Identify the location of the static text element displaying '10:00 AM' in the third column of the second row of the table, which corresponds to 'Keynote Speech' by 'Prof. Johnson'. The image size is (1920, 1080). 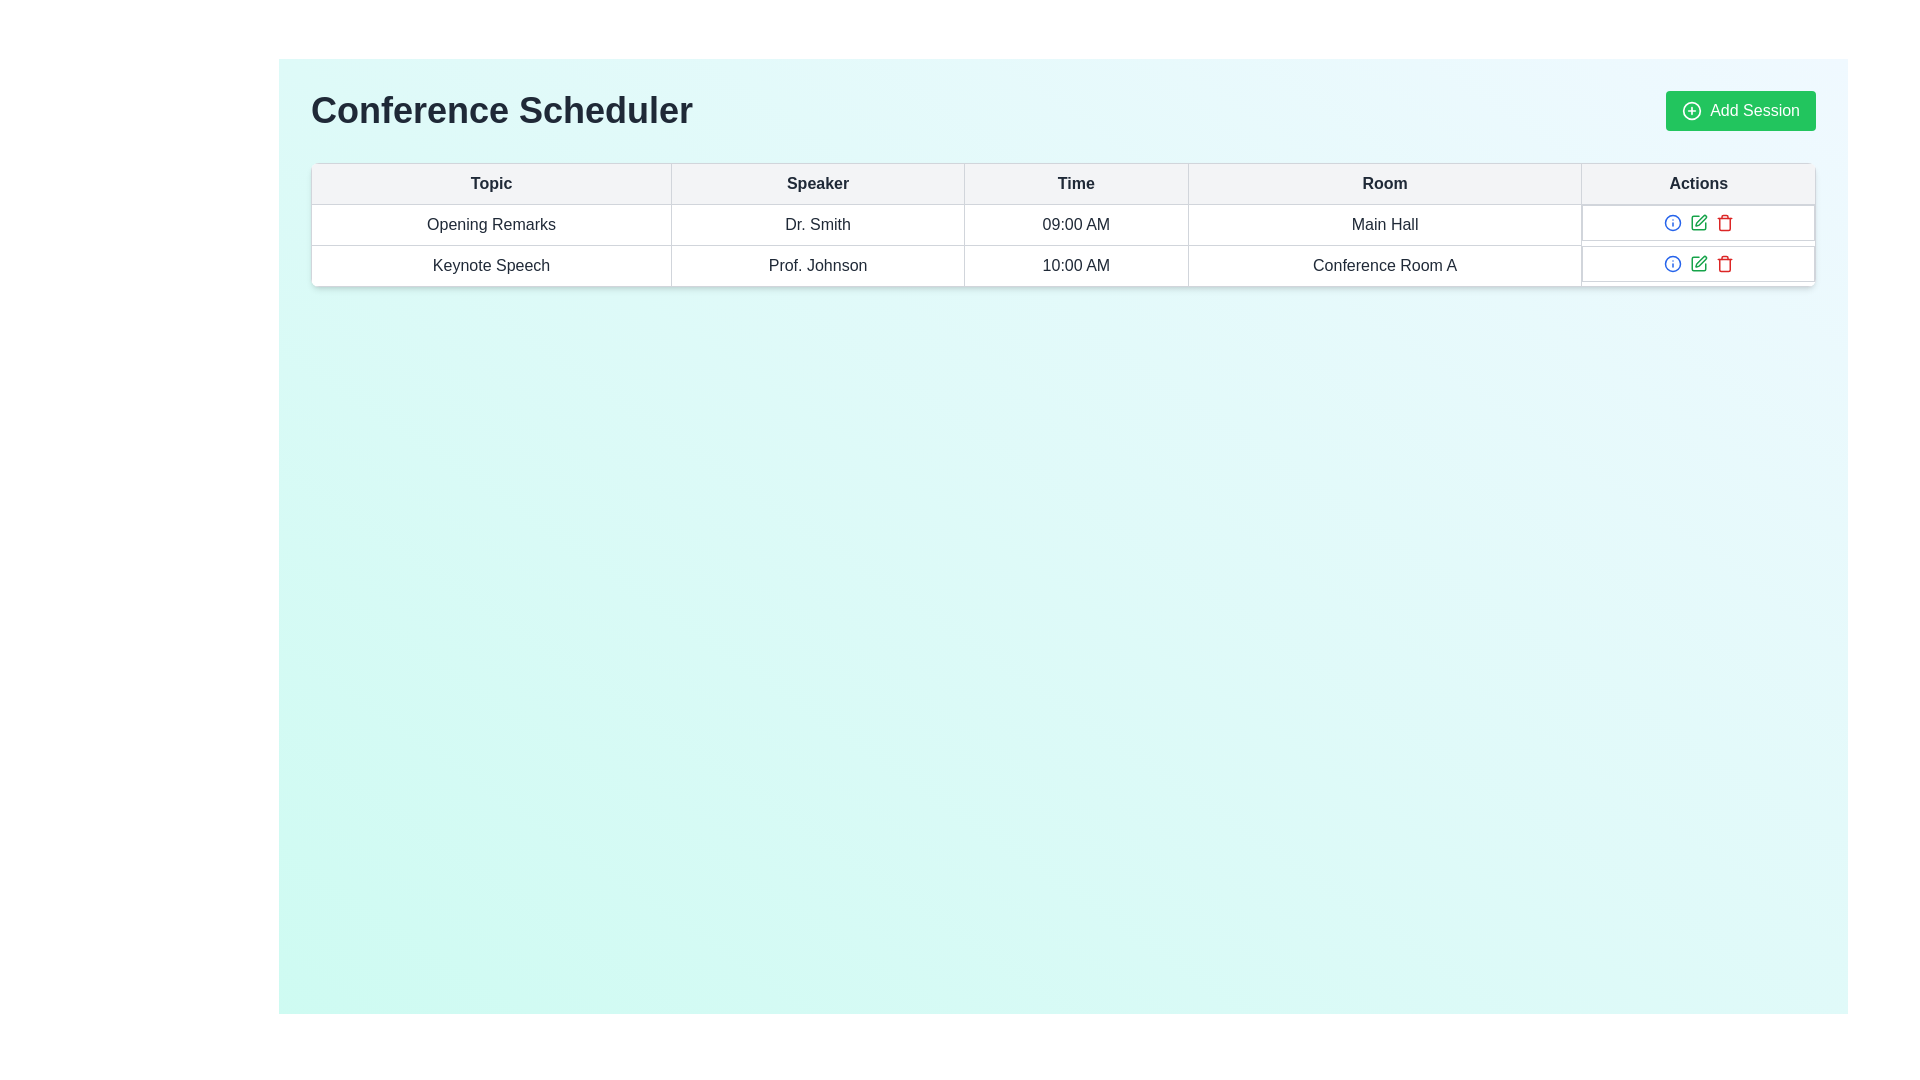
(1075, 265).